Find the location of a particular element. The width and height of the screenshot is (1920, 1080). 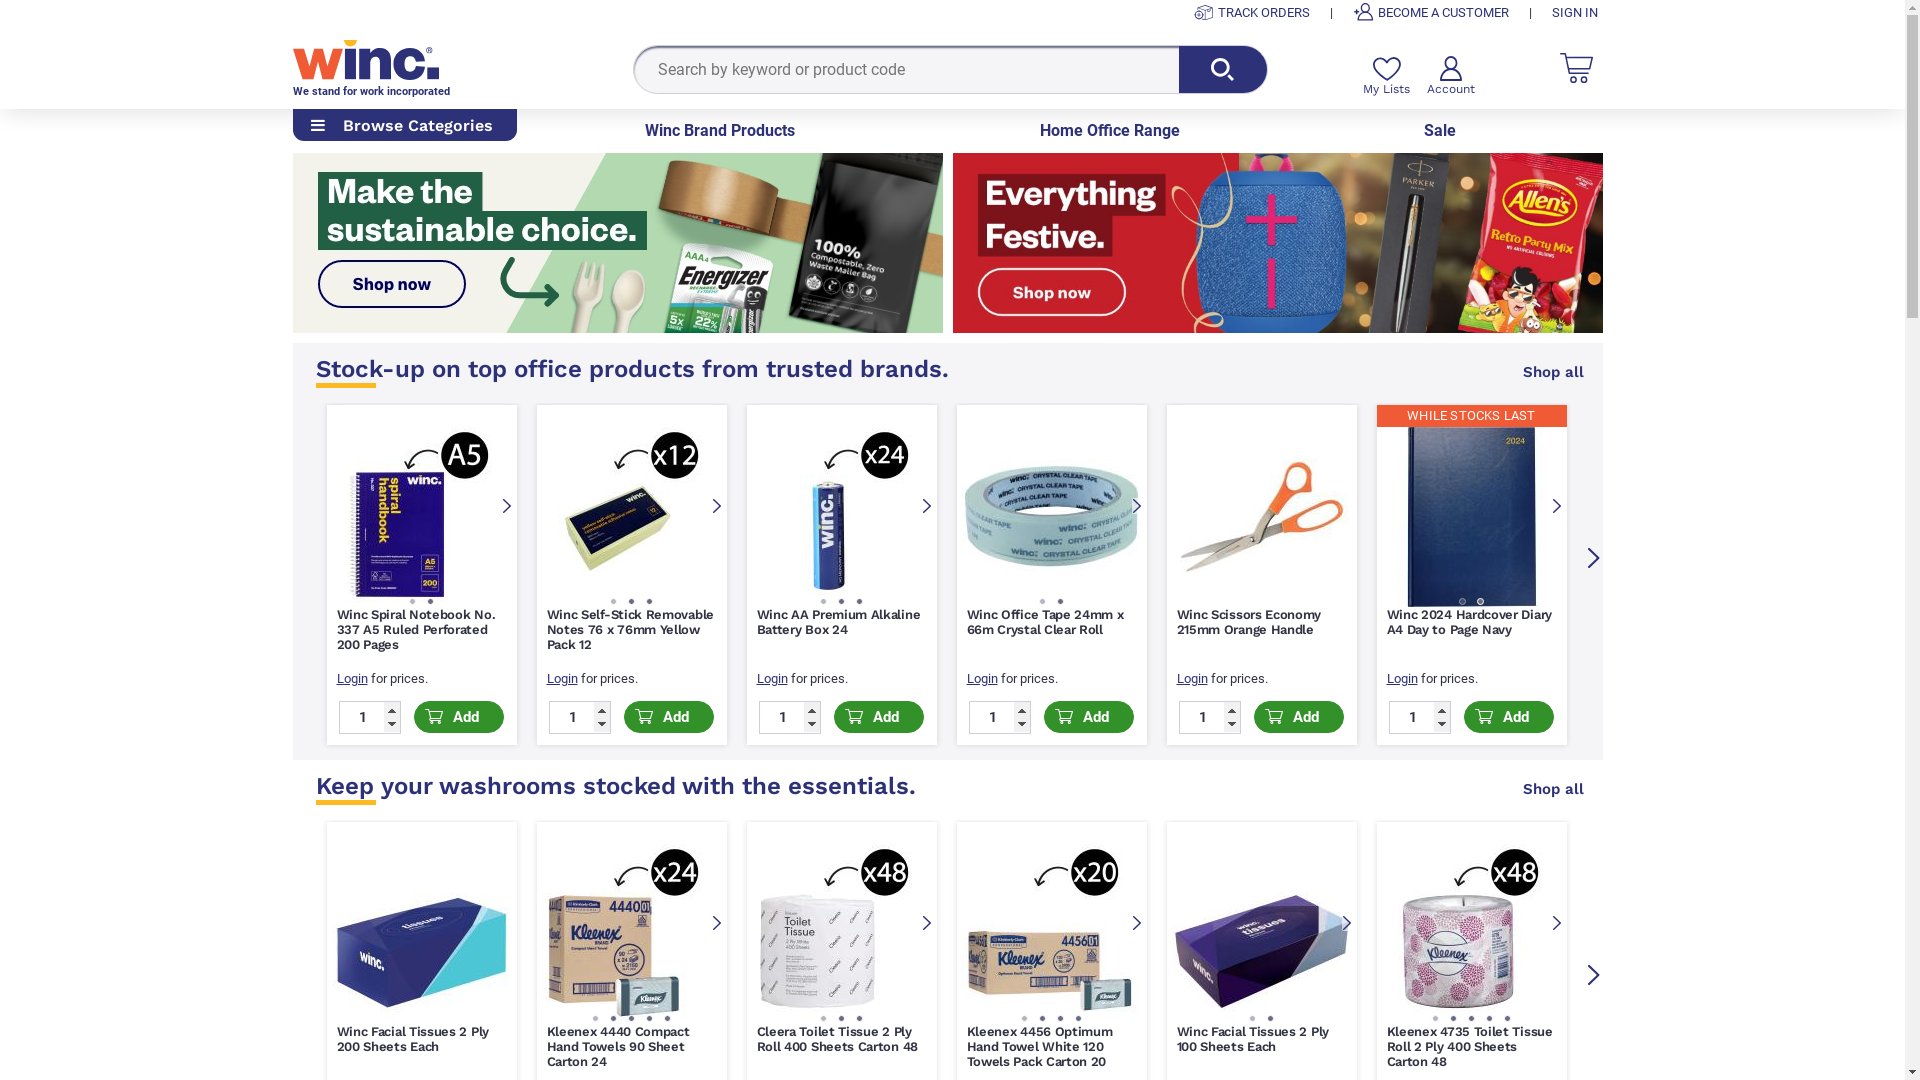

'Next' is located at coordinates (1554, 924).